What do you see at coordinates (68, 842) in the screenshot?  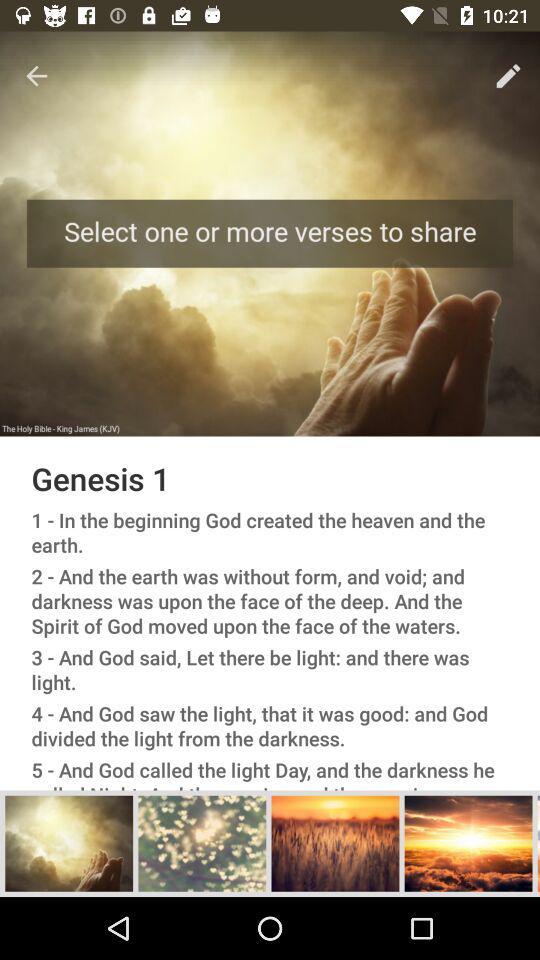 I see `it so some image` at bounding box center [68, 842].